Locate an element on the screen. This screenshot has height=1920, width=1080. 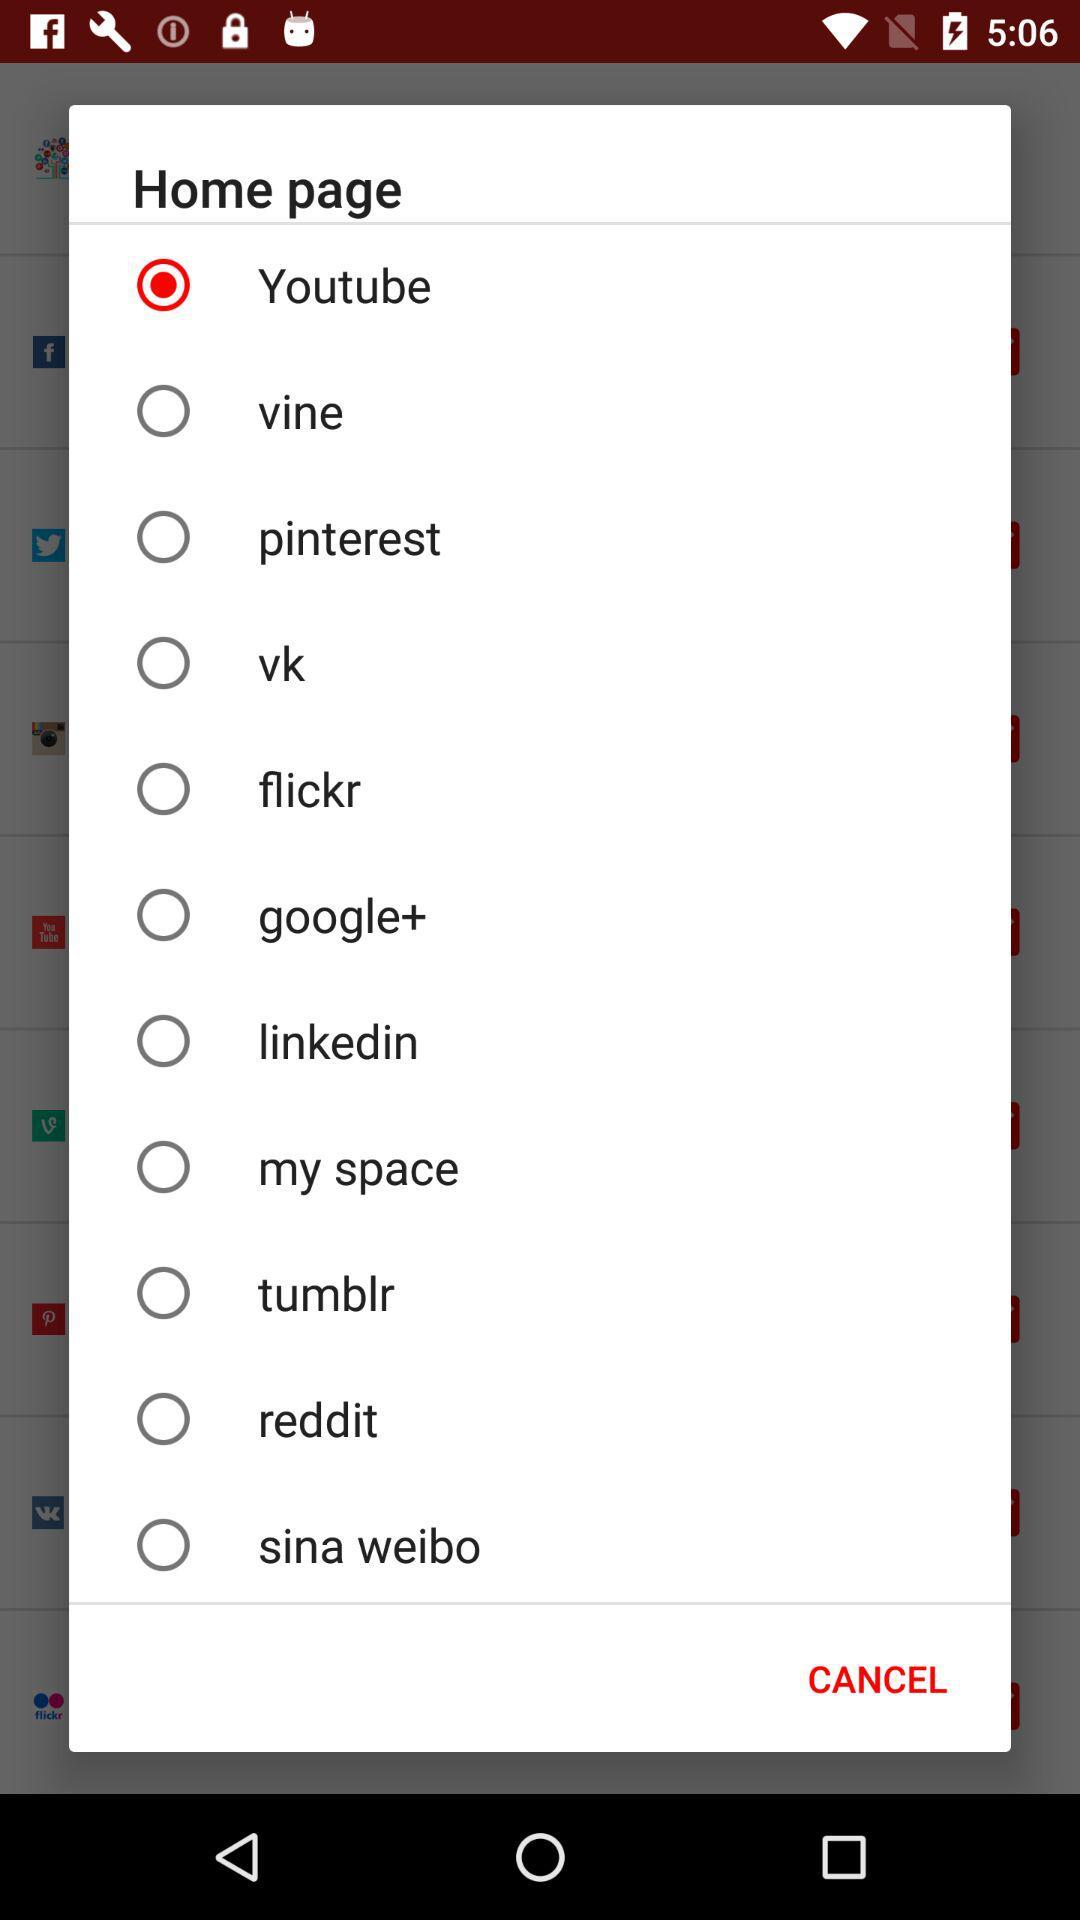
the cancel item is located at coordinates (876, 1678).